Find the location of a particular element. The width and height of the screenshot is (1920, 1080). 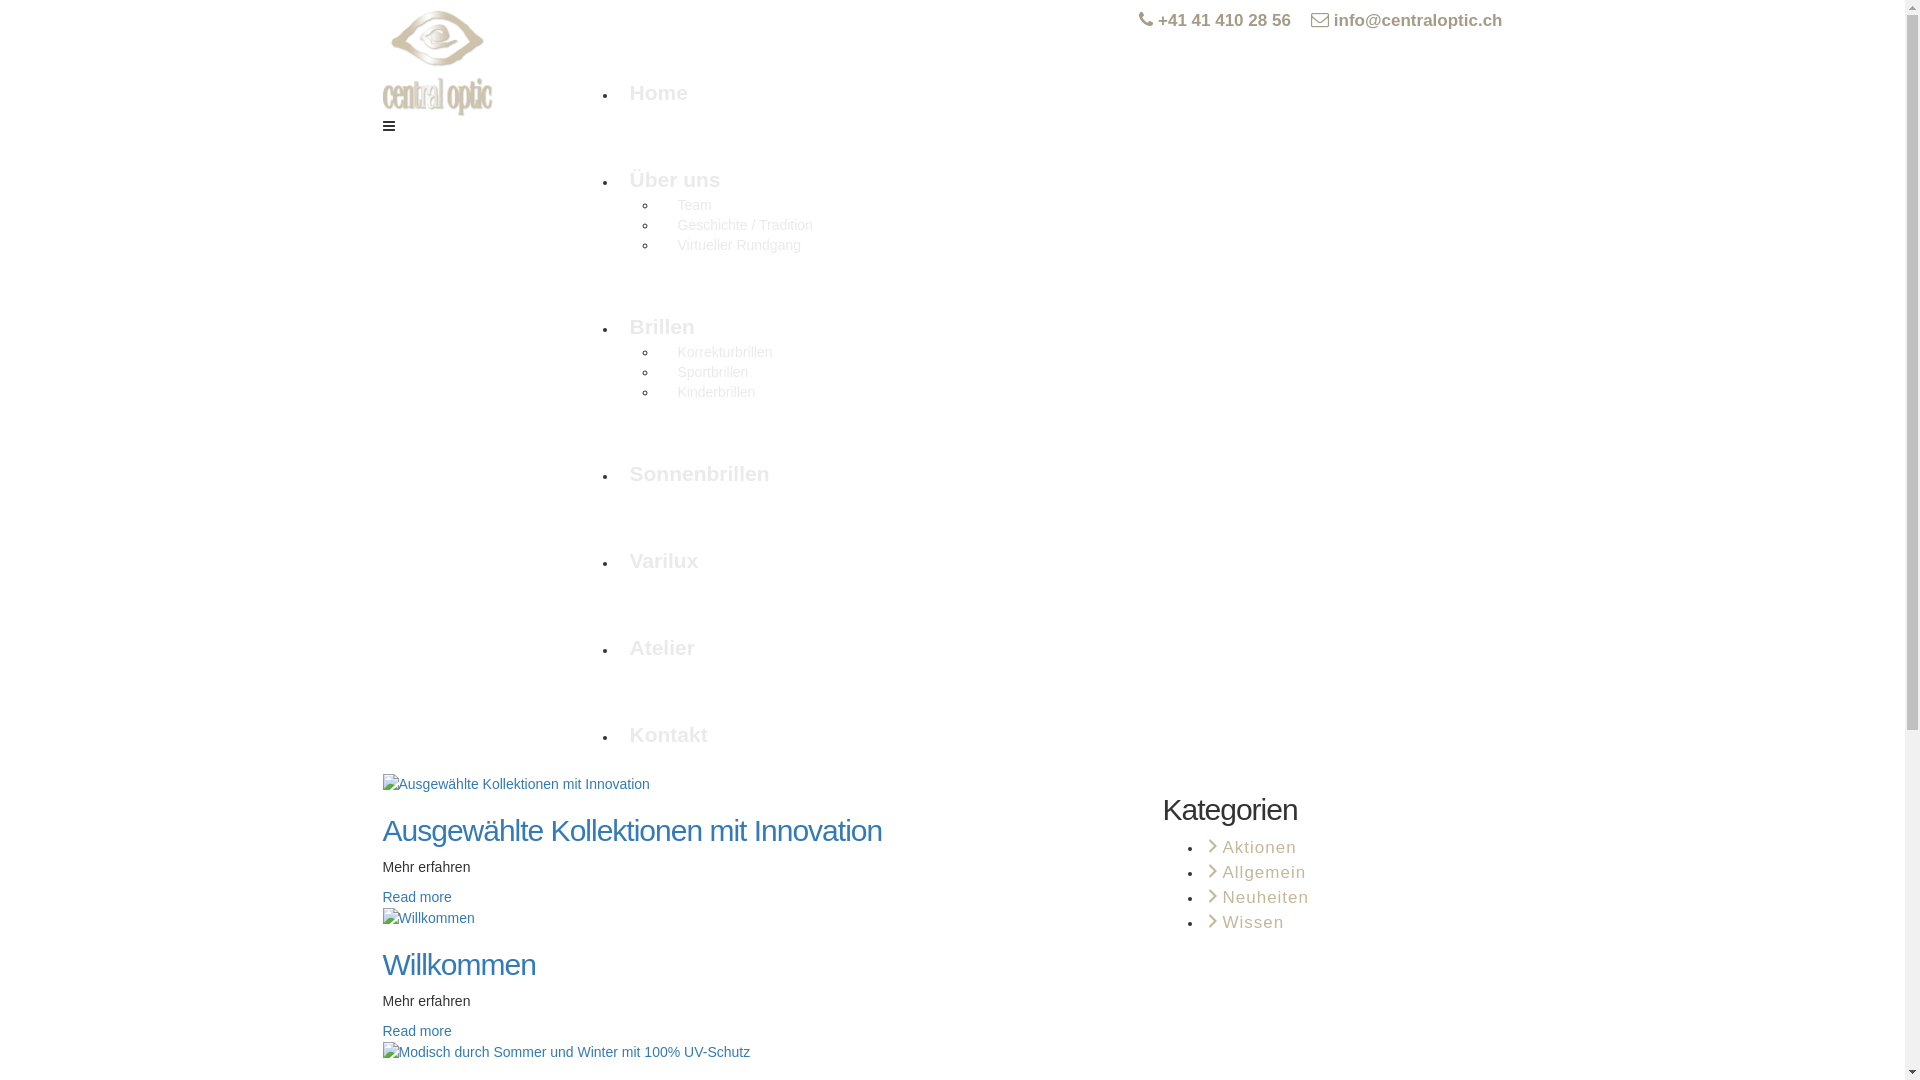

'Wissen' is located at coordinates (1200, 922).